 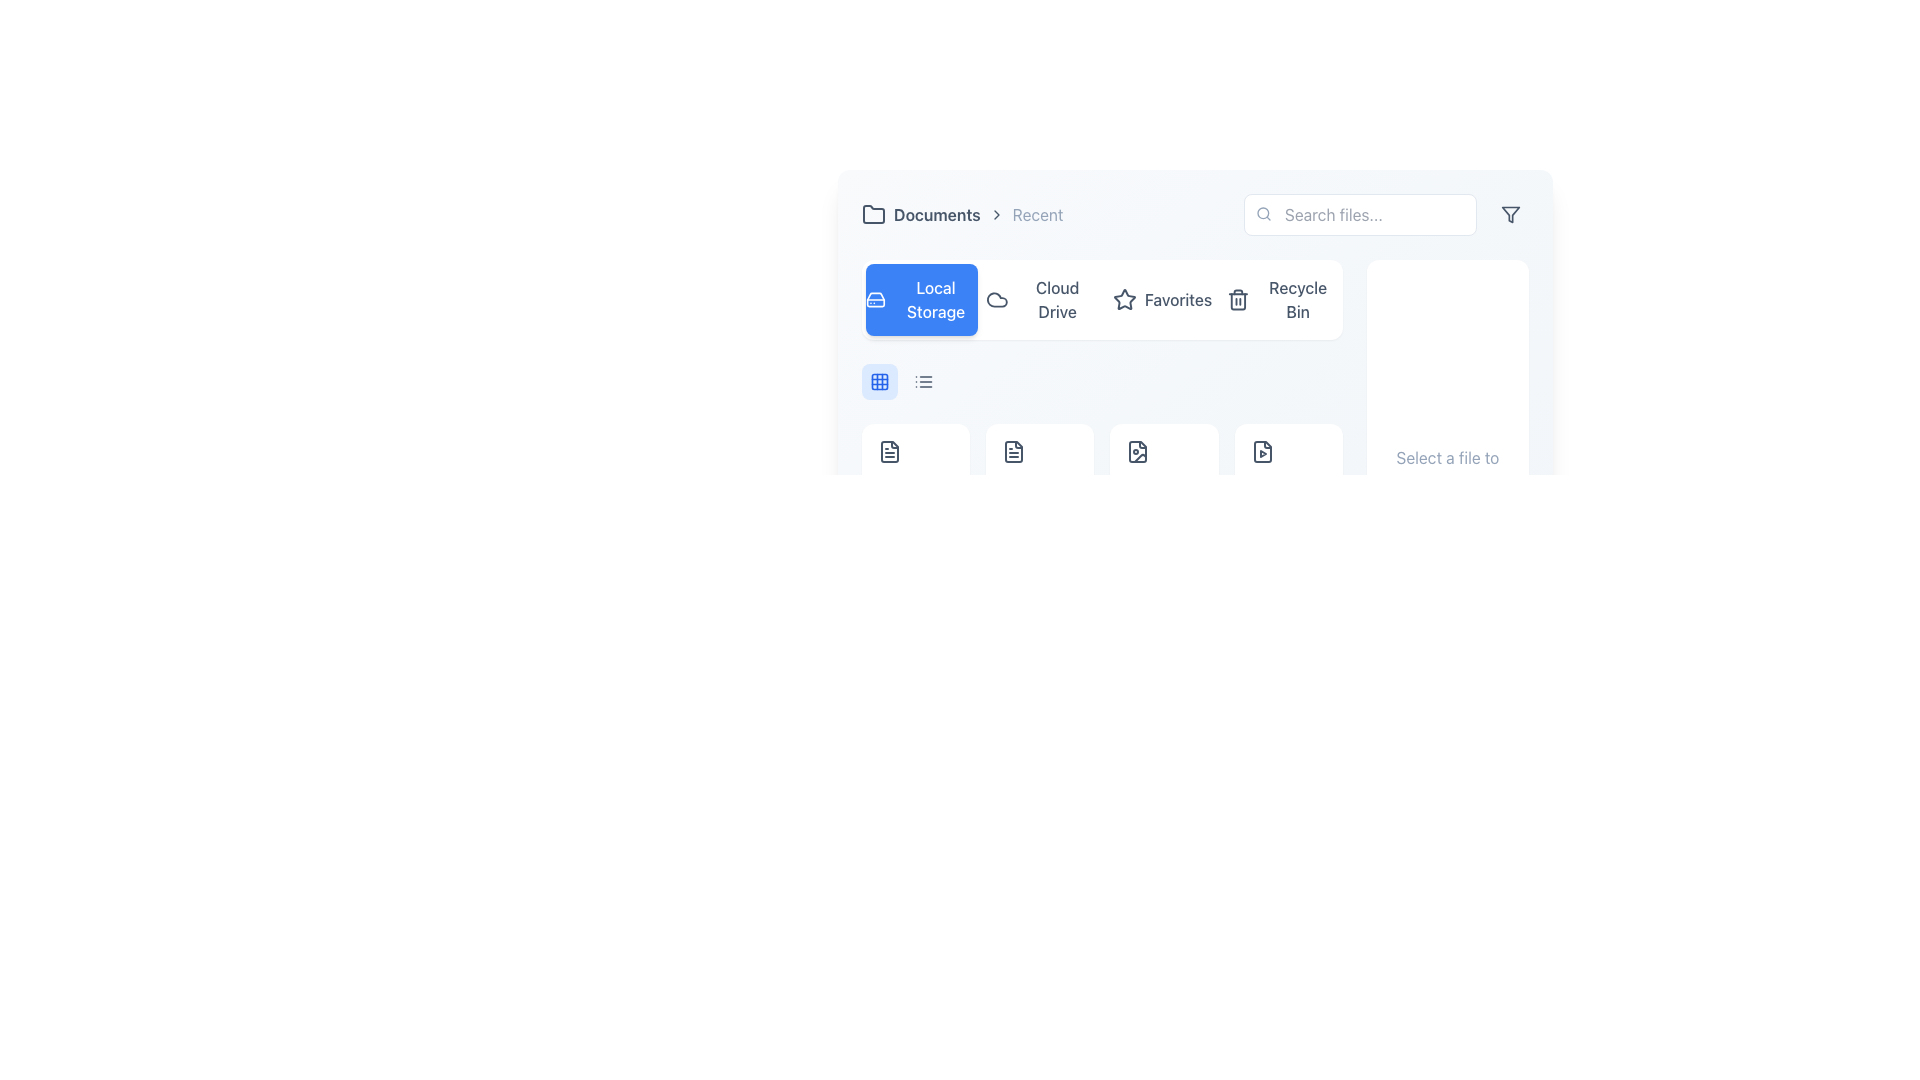 I want to click on the instructional text label that says 'Select a file, so click(x=1447, y=470).